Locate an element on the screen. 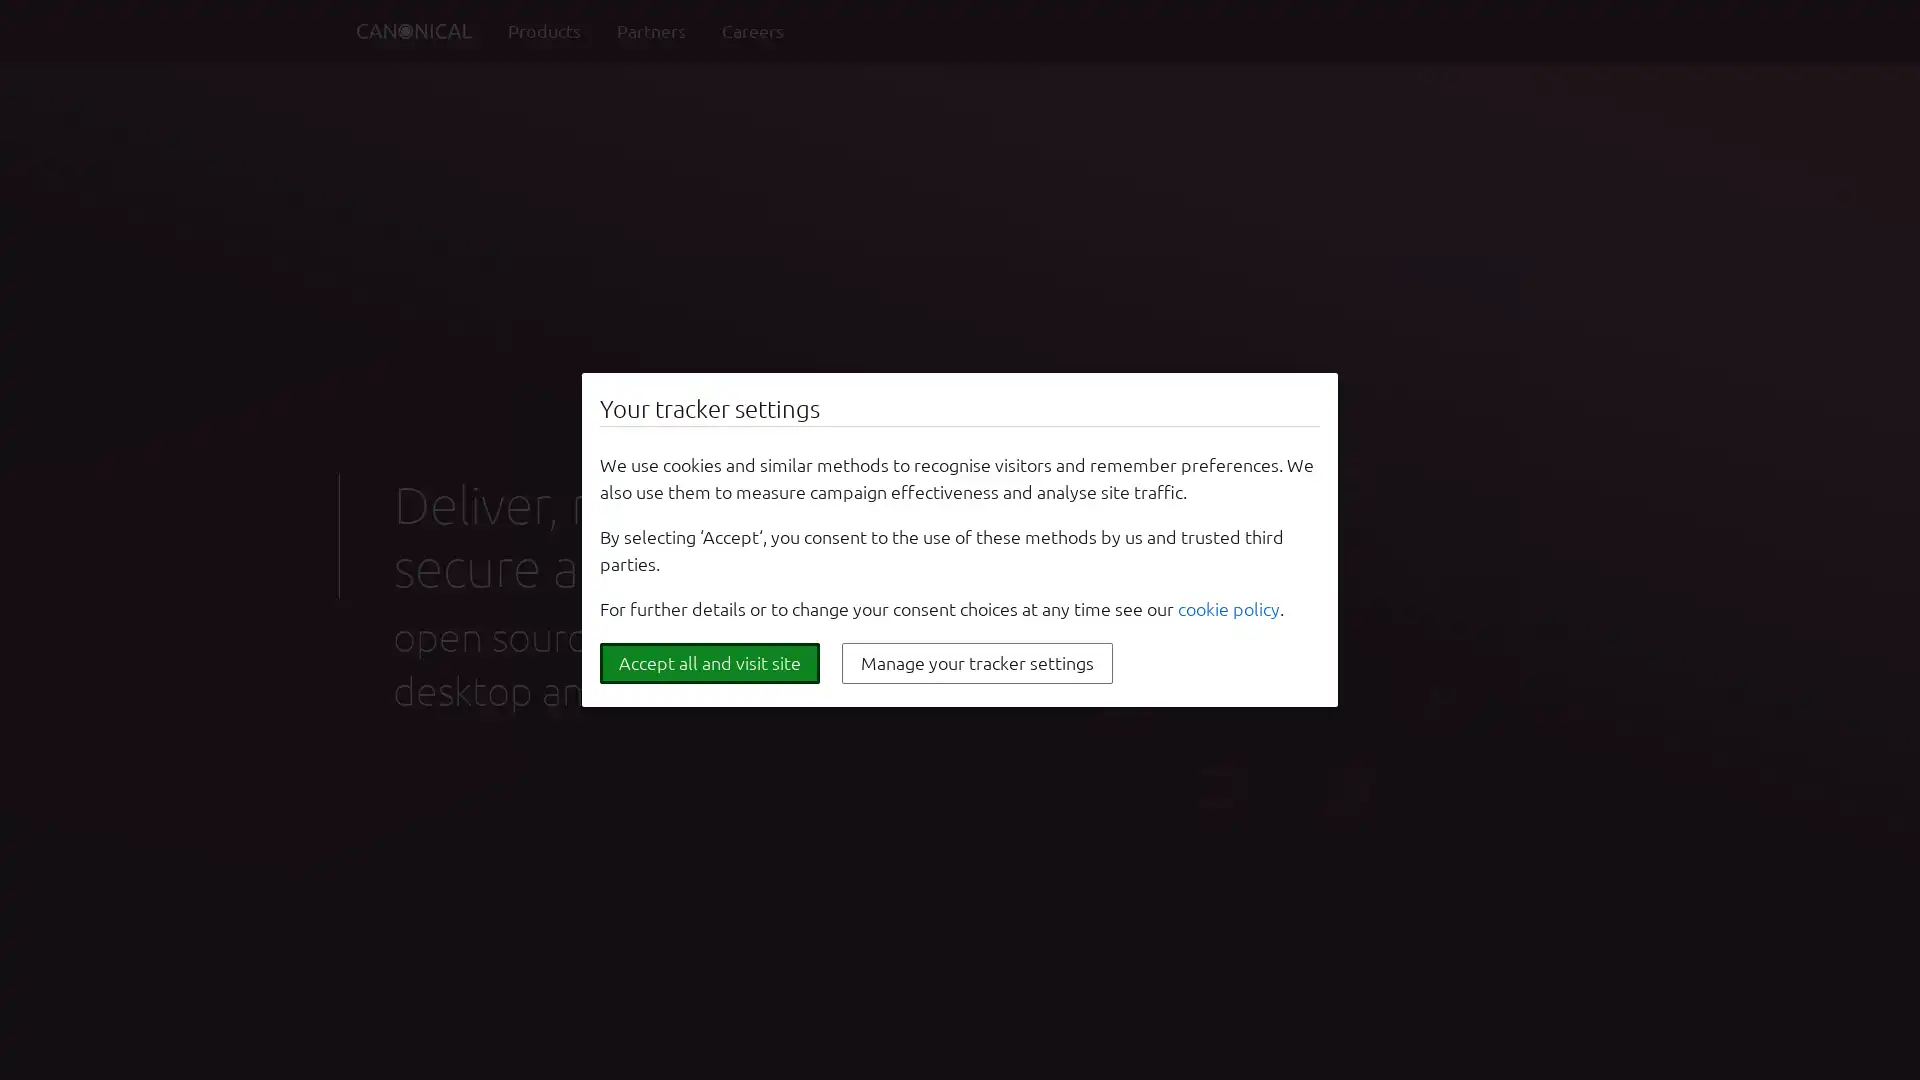 The image size is (1920, 1080). Manage your tracker settings is located at coordinates (977, 663).